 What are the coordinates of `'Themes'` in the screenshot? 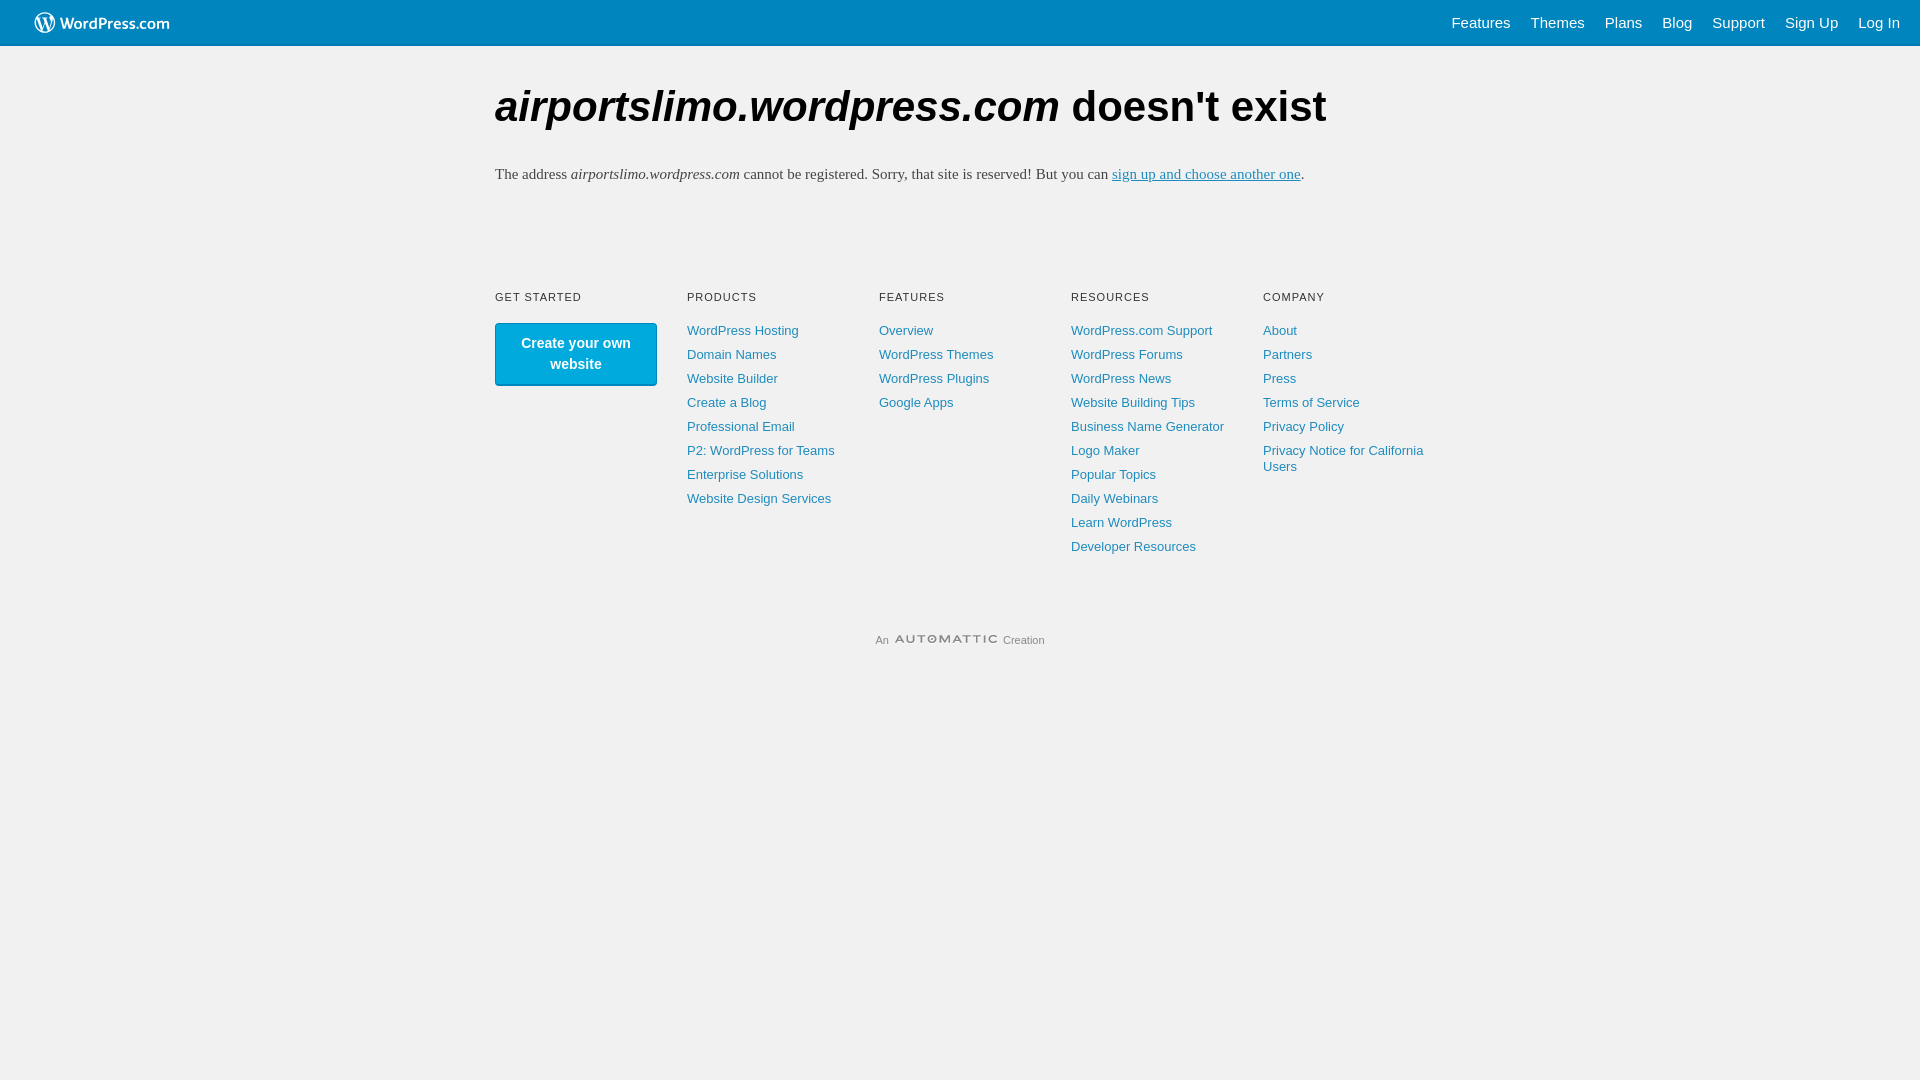 It's located at (1557, 23).